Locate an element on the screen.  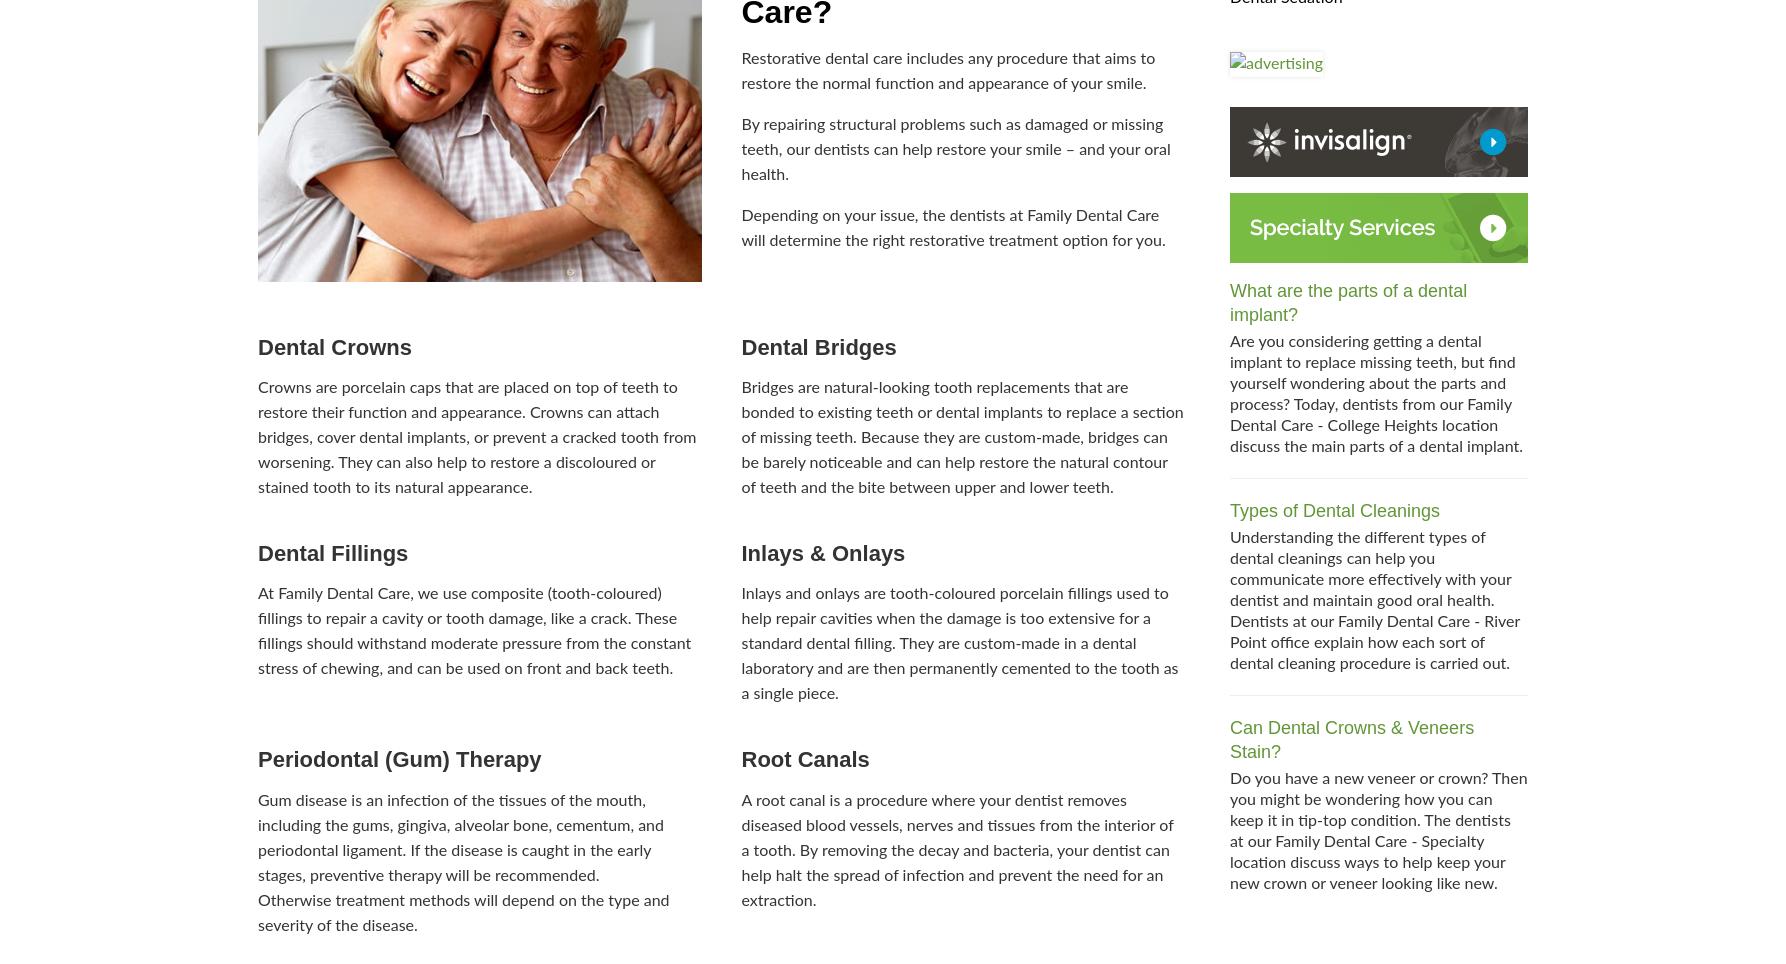
'Do you have a new veneer or crown? Then you might be wondering how you can keep it in tip-top condition. The dentists at our Family Dental Care - Specialty location discuss ways to help keep your new crown or veneer looking like new.' is located at coordinates (1230, 830).